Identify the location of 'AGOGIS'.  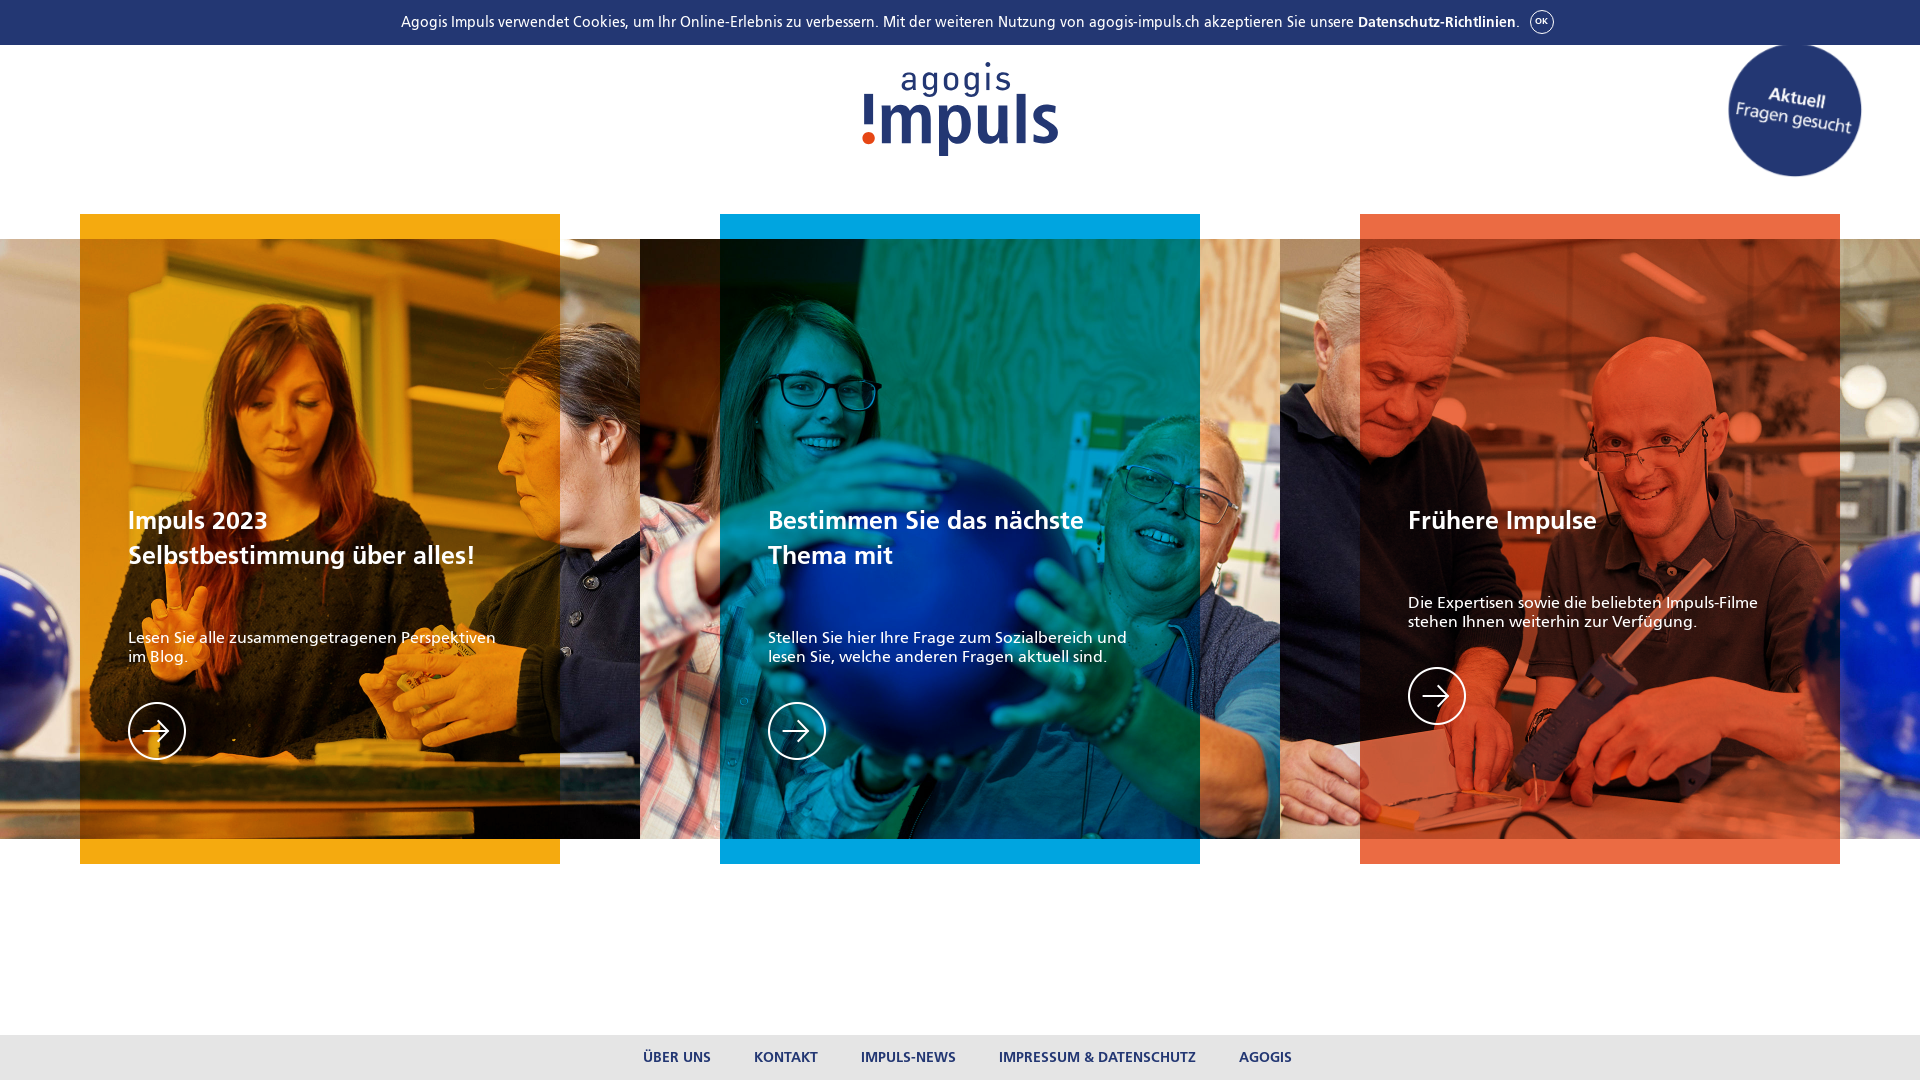
(1237, 1056).